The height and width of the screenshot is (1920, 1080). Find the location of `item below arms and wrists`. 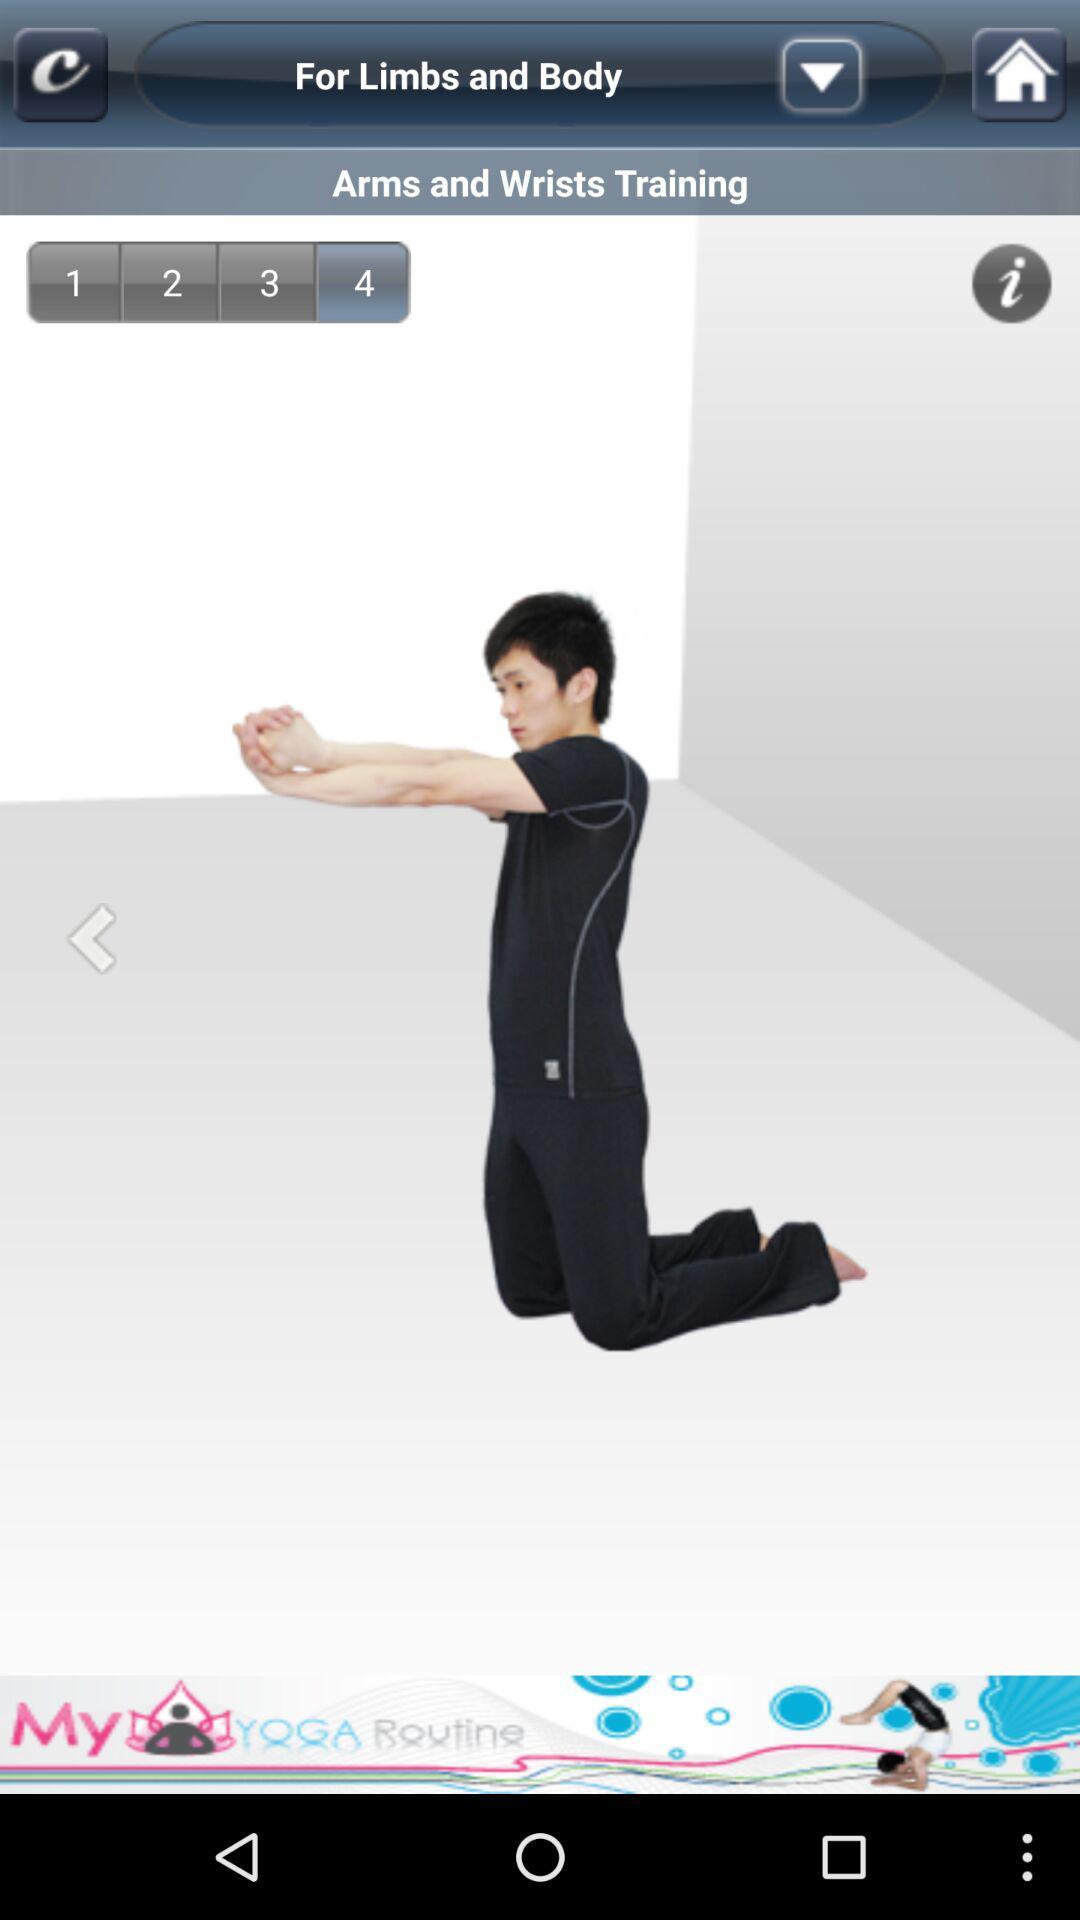

item below arms and wrists is located at coordinates (1011, 282).